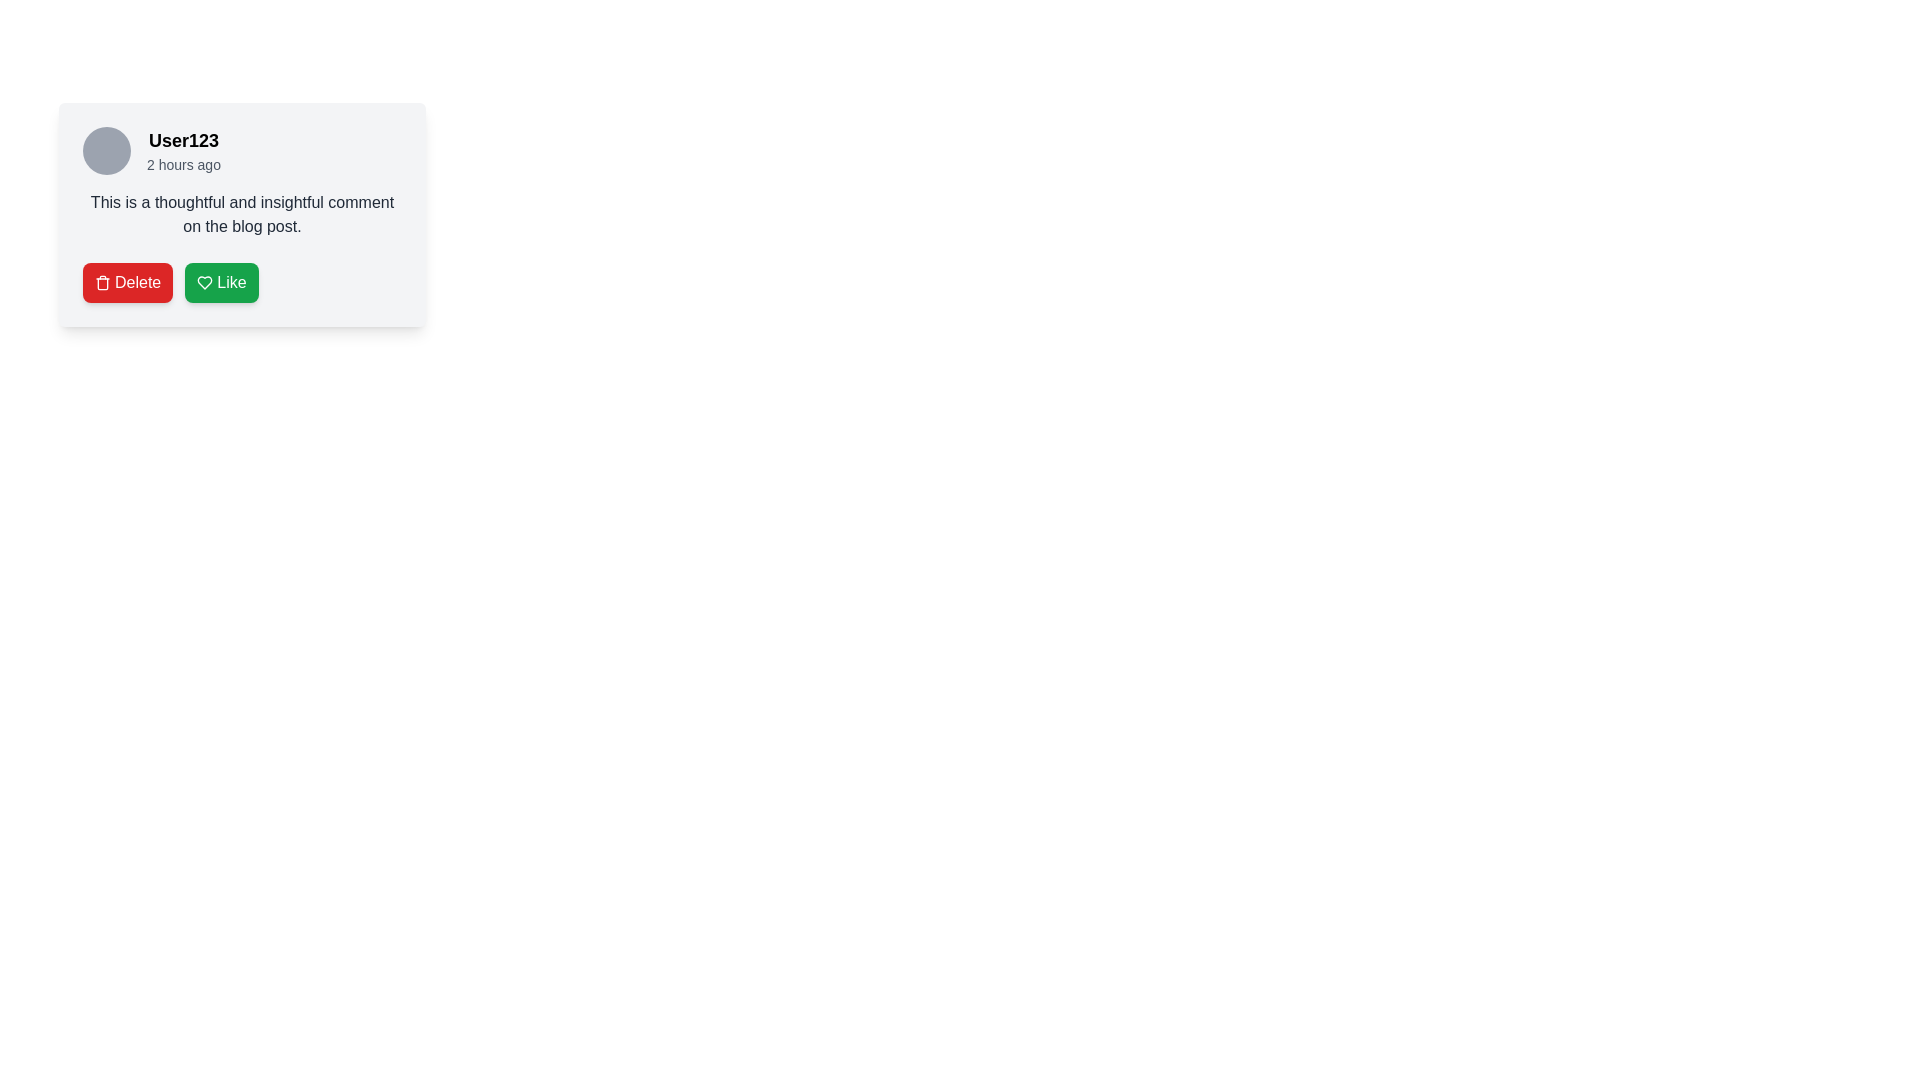  Describe the element at coordinates (183, 140) in the screenshot. I see `username displayed as 'User123' in bold at the top of the user comment card, adjacent to the circular user avatar` at that location.